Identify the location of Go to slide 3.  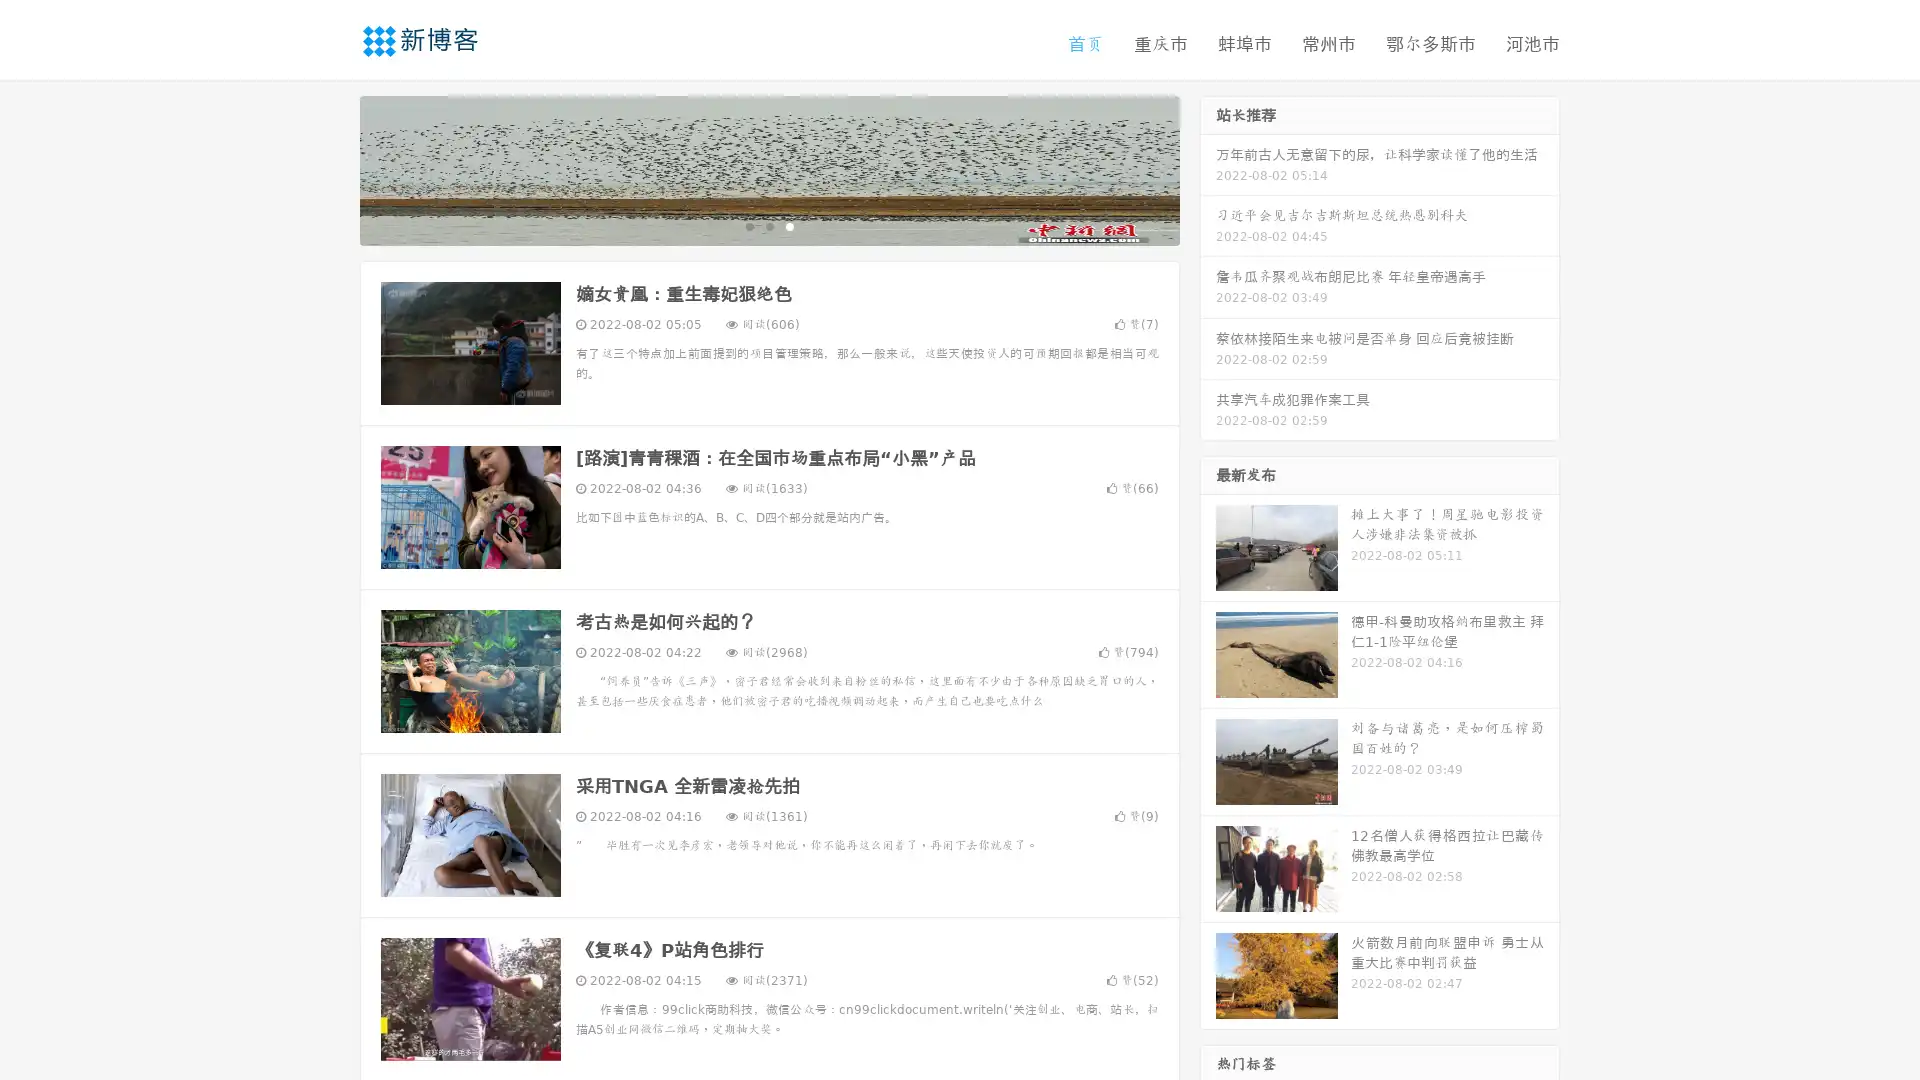
(789, 225).